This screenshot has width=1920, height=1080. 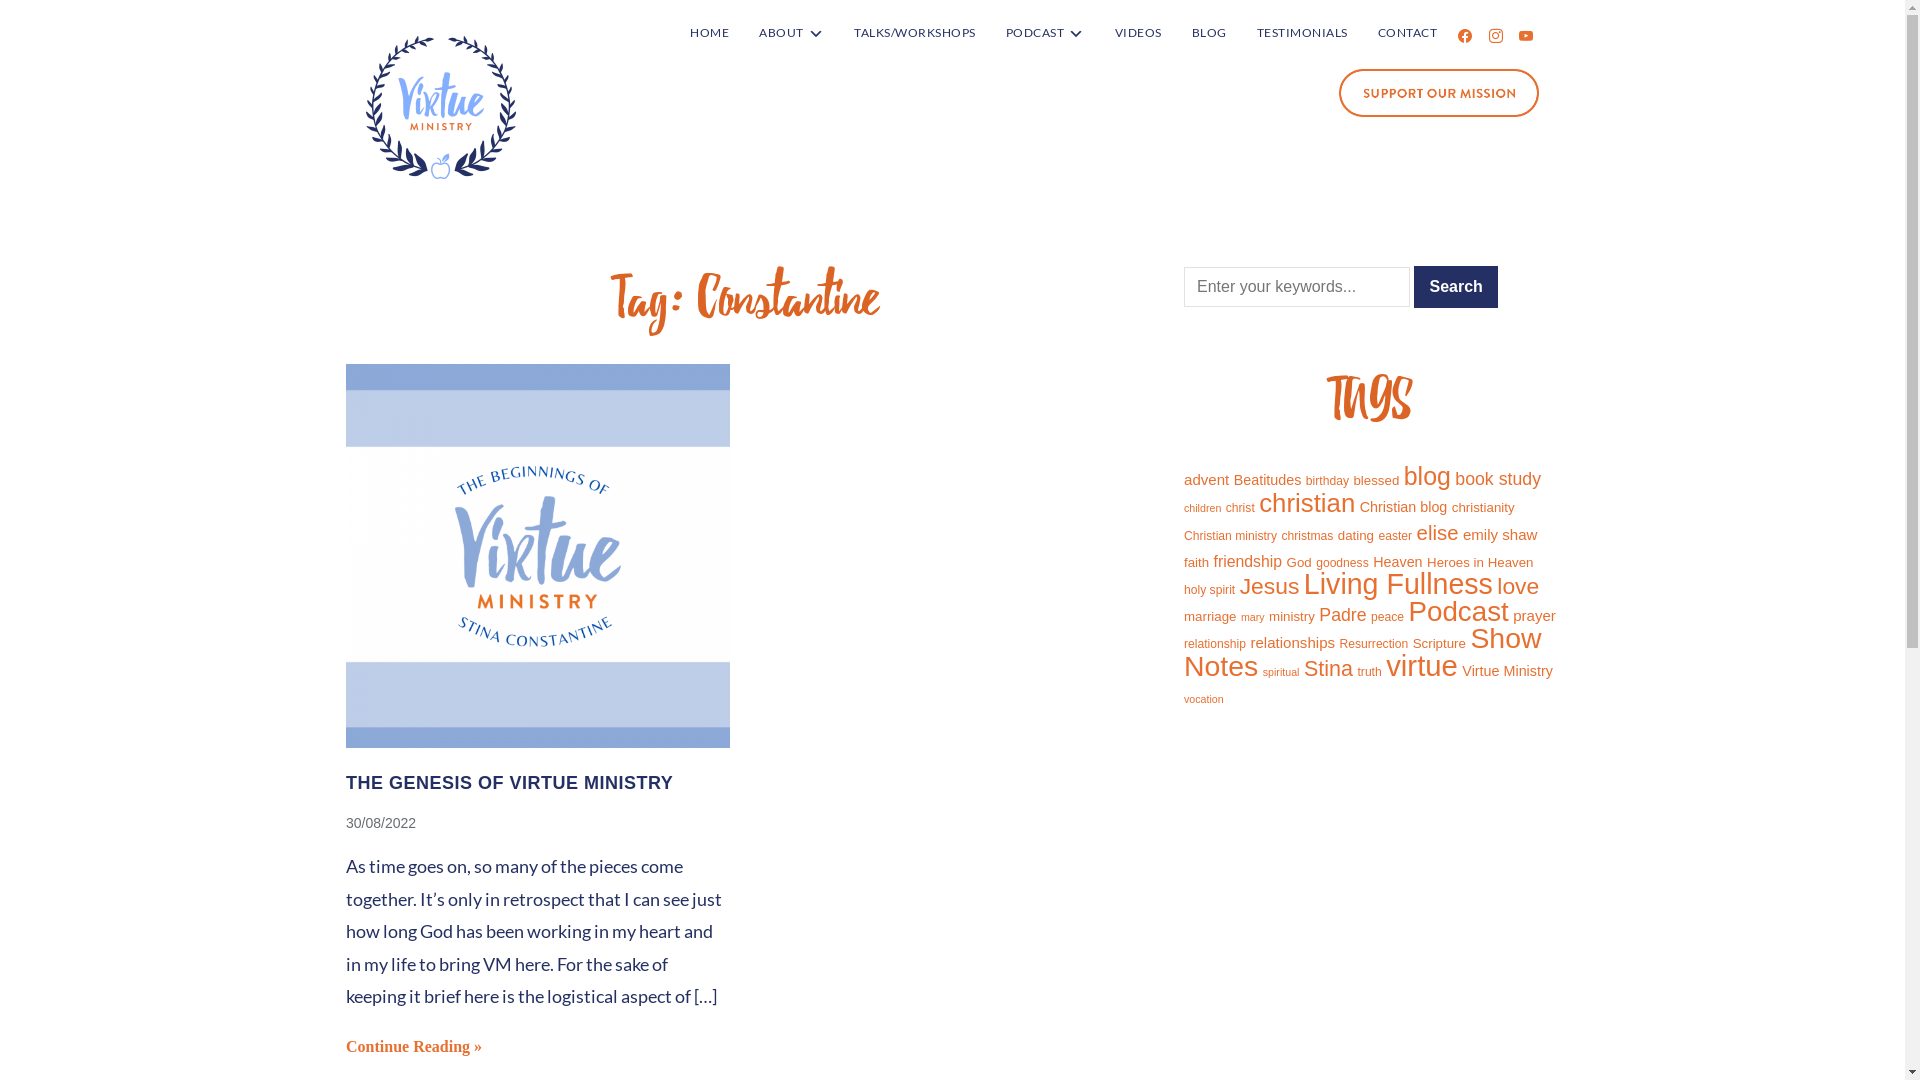 I want to click on 'BLOG', so click(x=1208, y=33).